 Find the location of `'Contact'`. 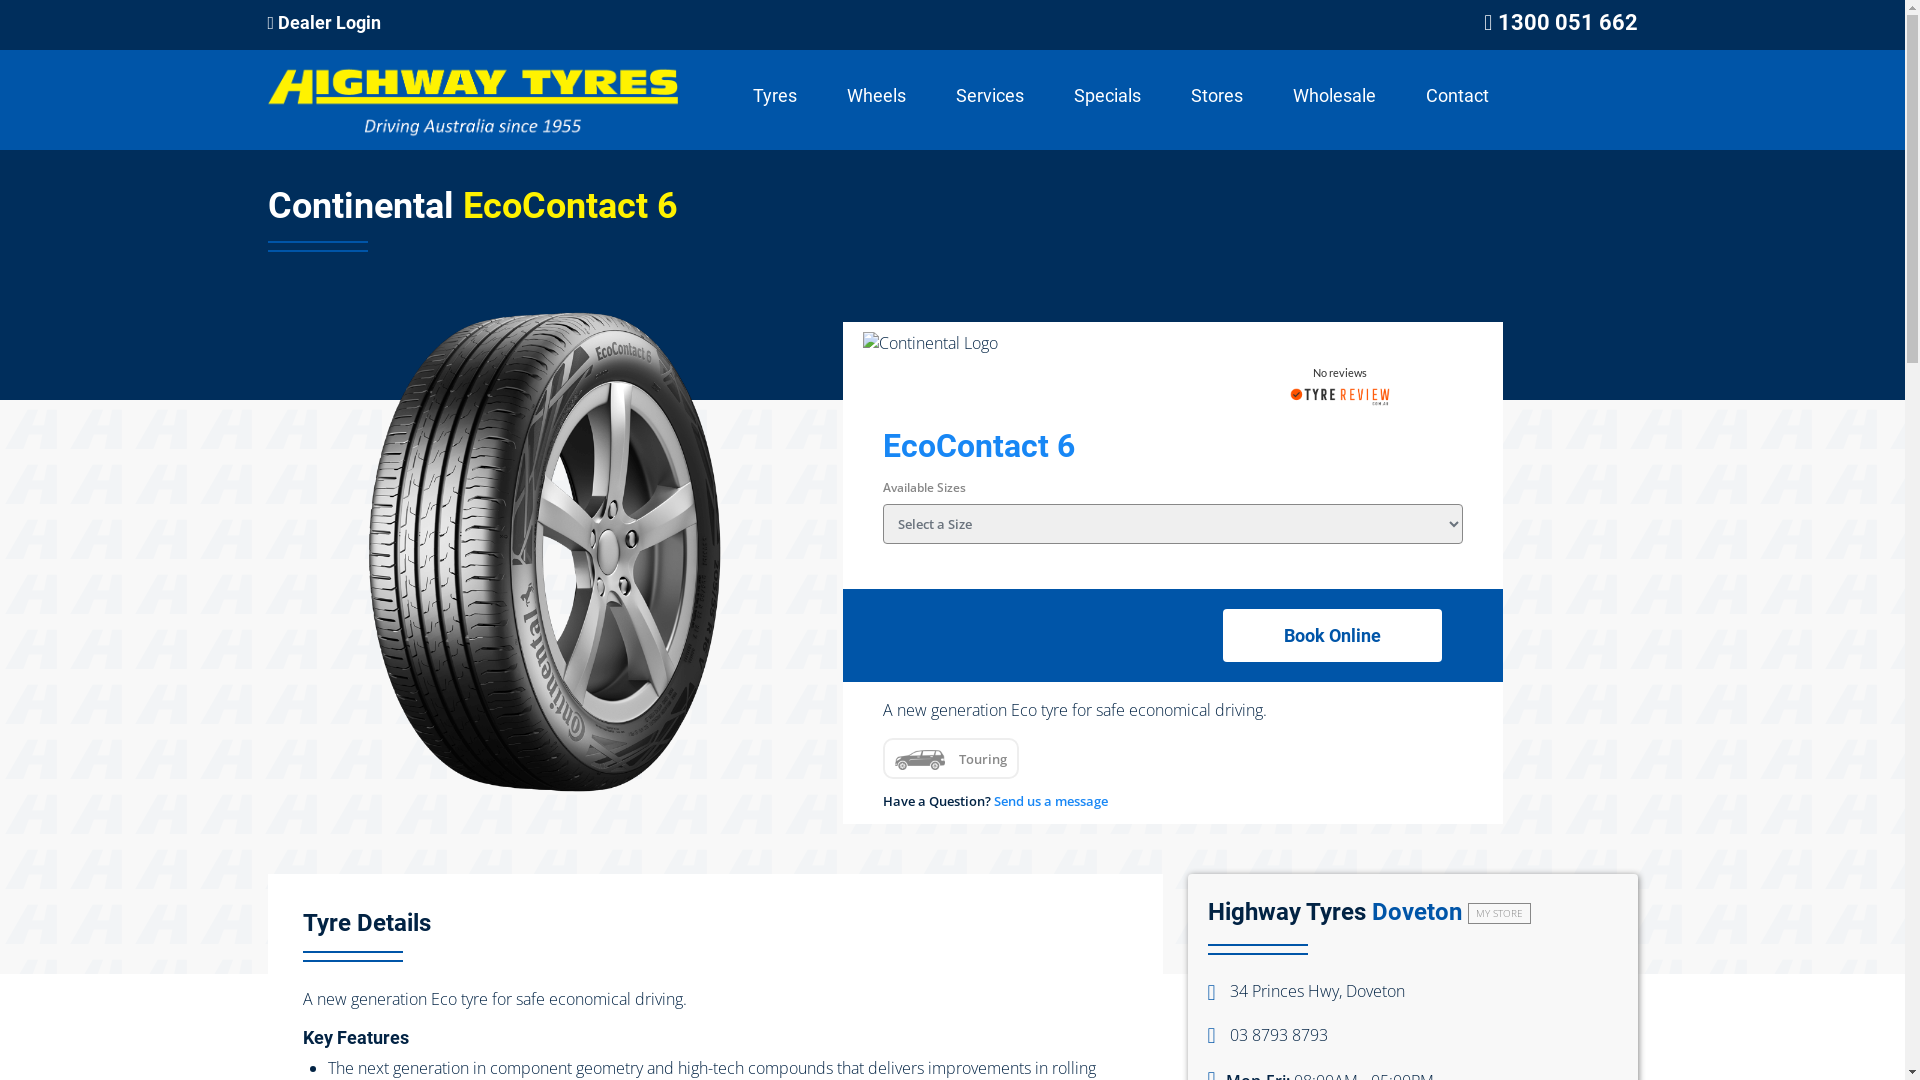

'Contact' is located at coordinates (1457, 95).